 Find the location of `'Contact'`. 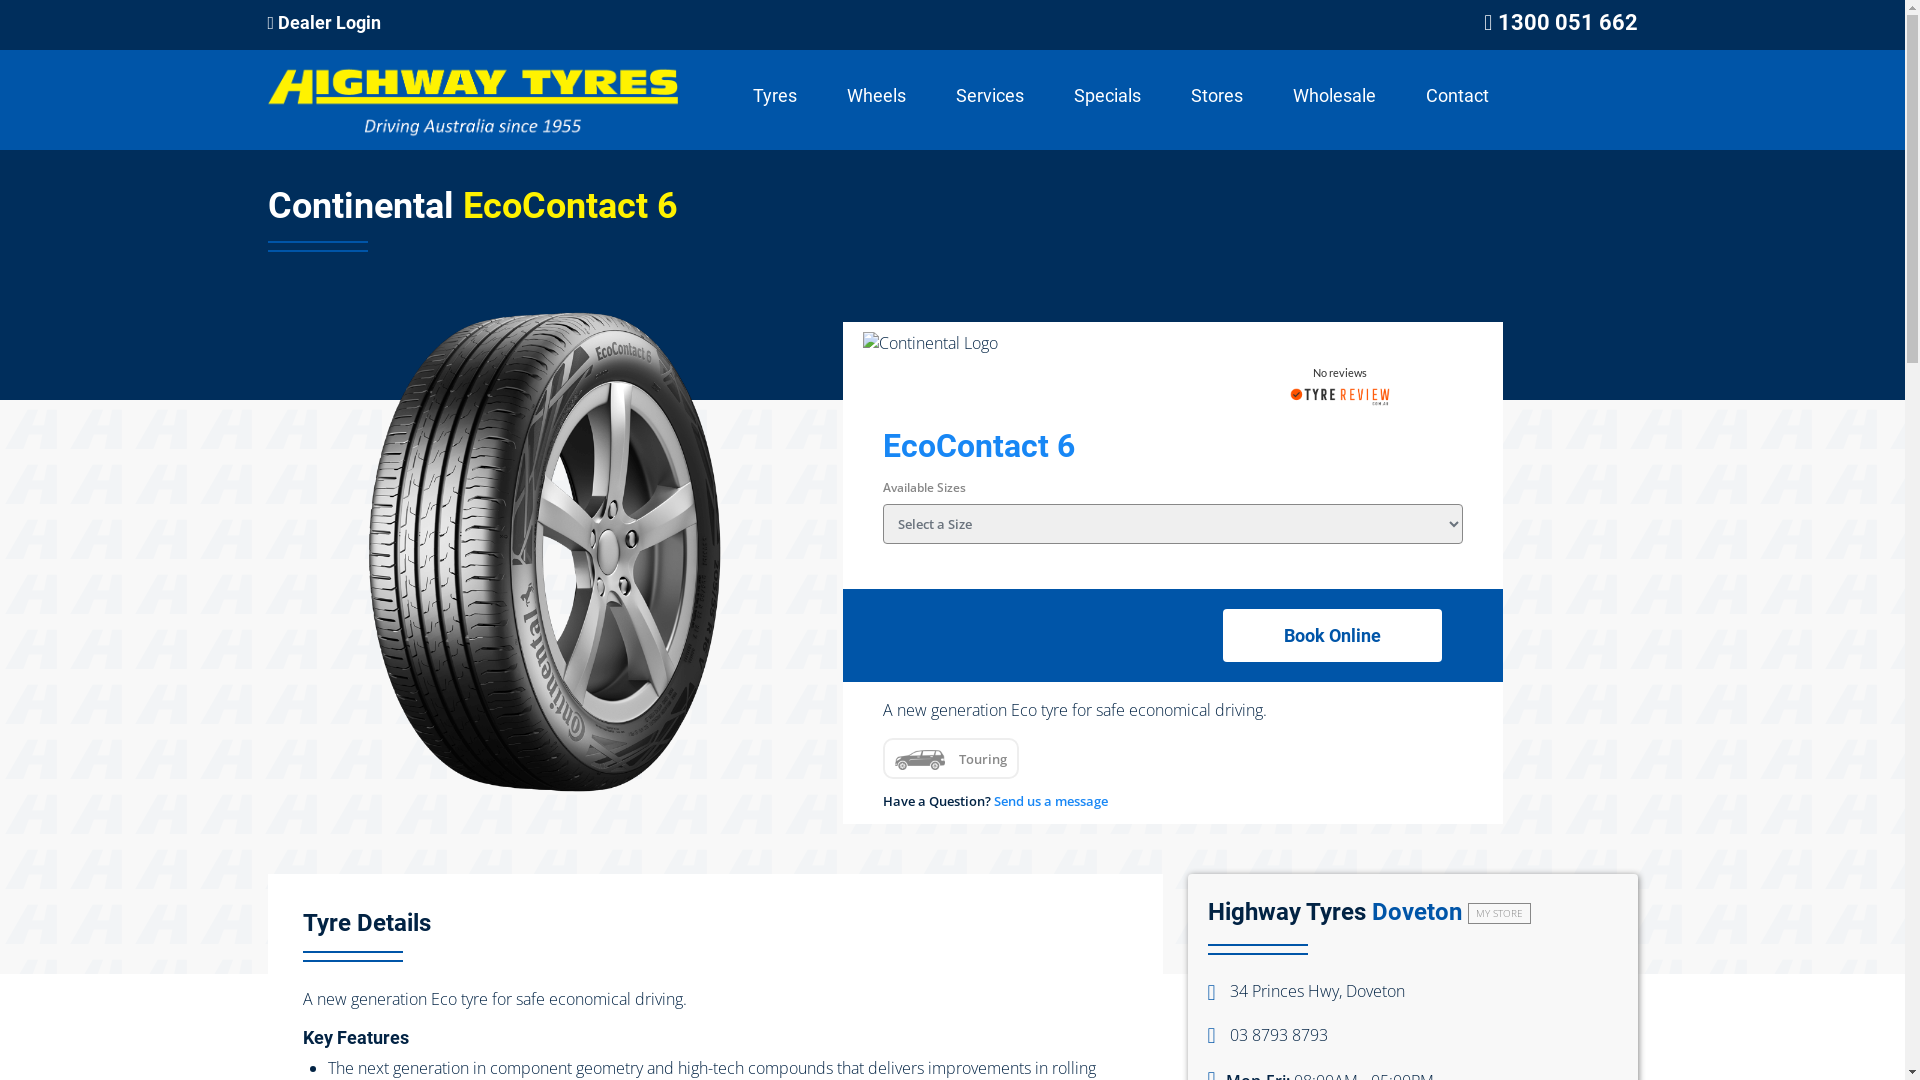

'Contact' is located at coordinates (1457, 95).